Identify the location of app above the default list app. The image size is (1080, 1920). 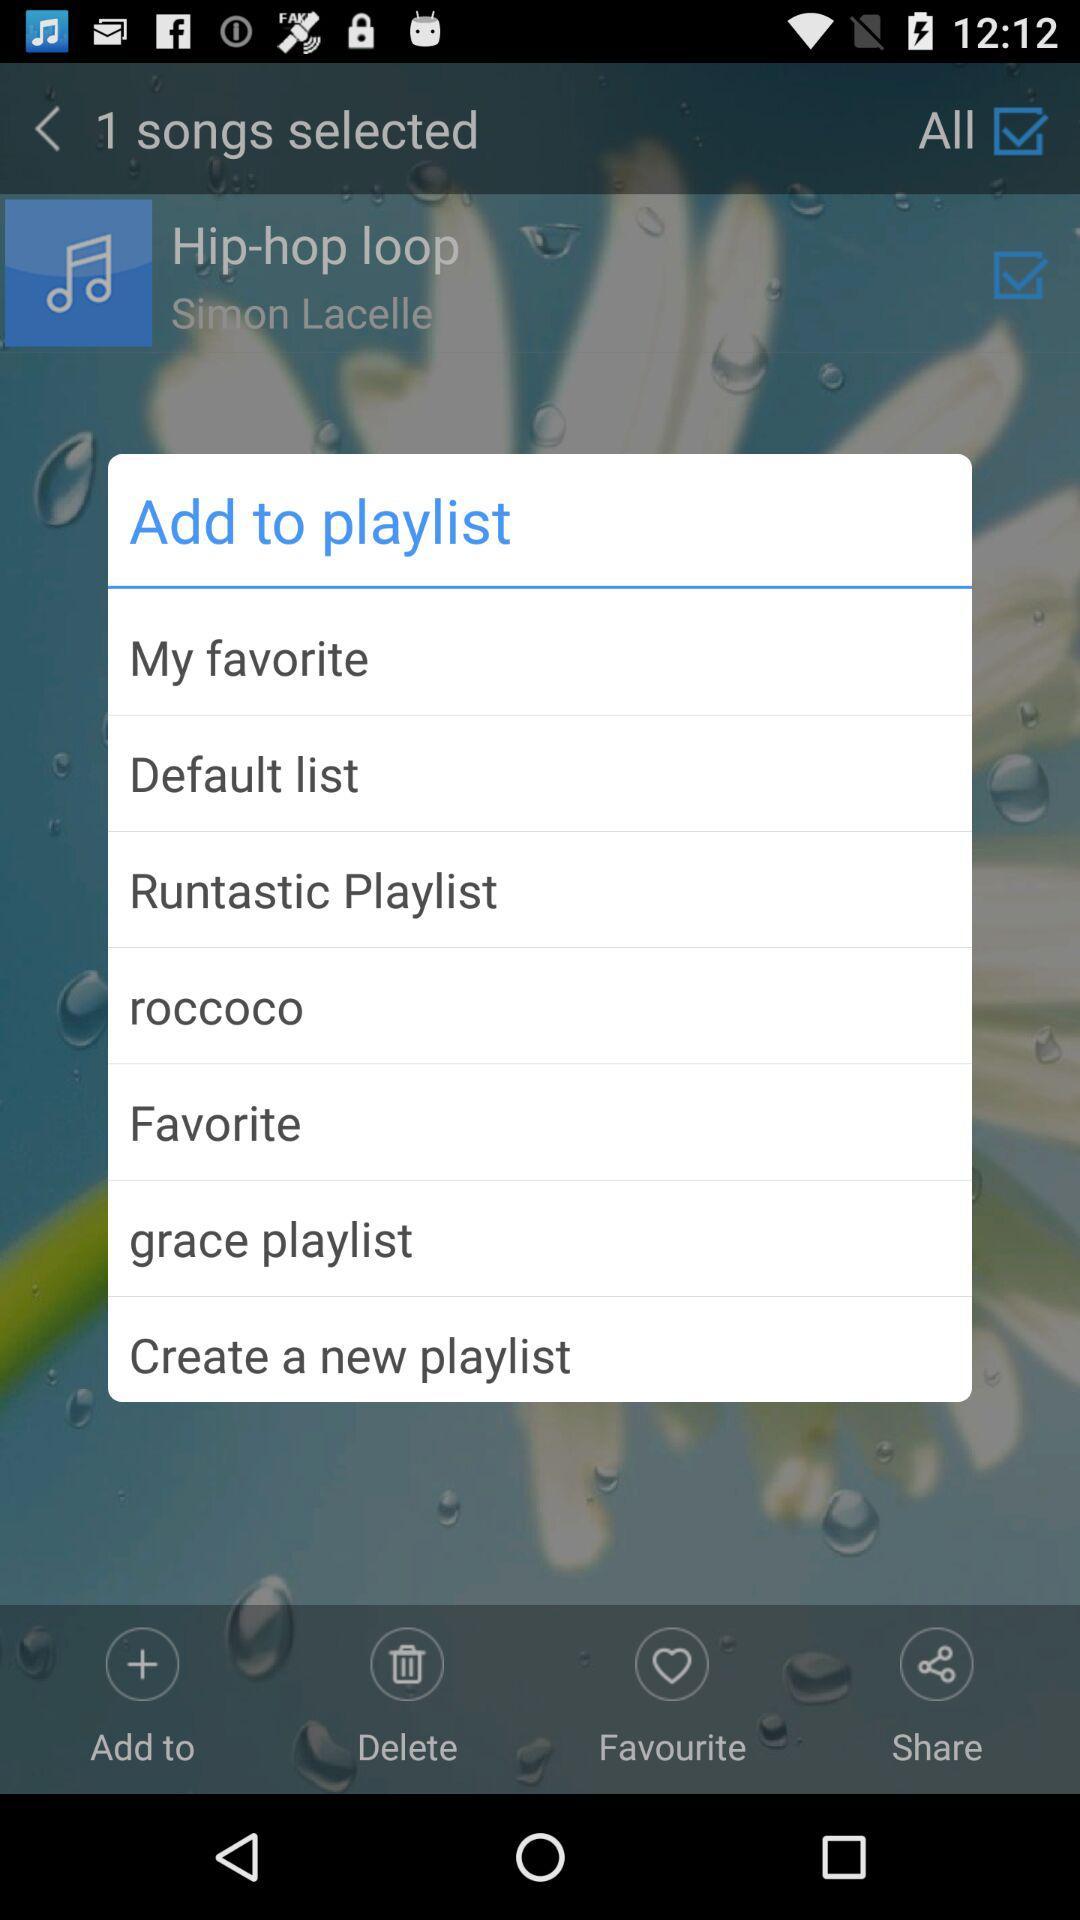
(540, 657).